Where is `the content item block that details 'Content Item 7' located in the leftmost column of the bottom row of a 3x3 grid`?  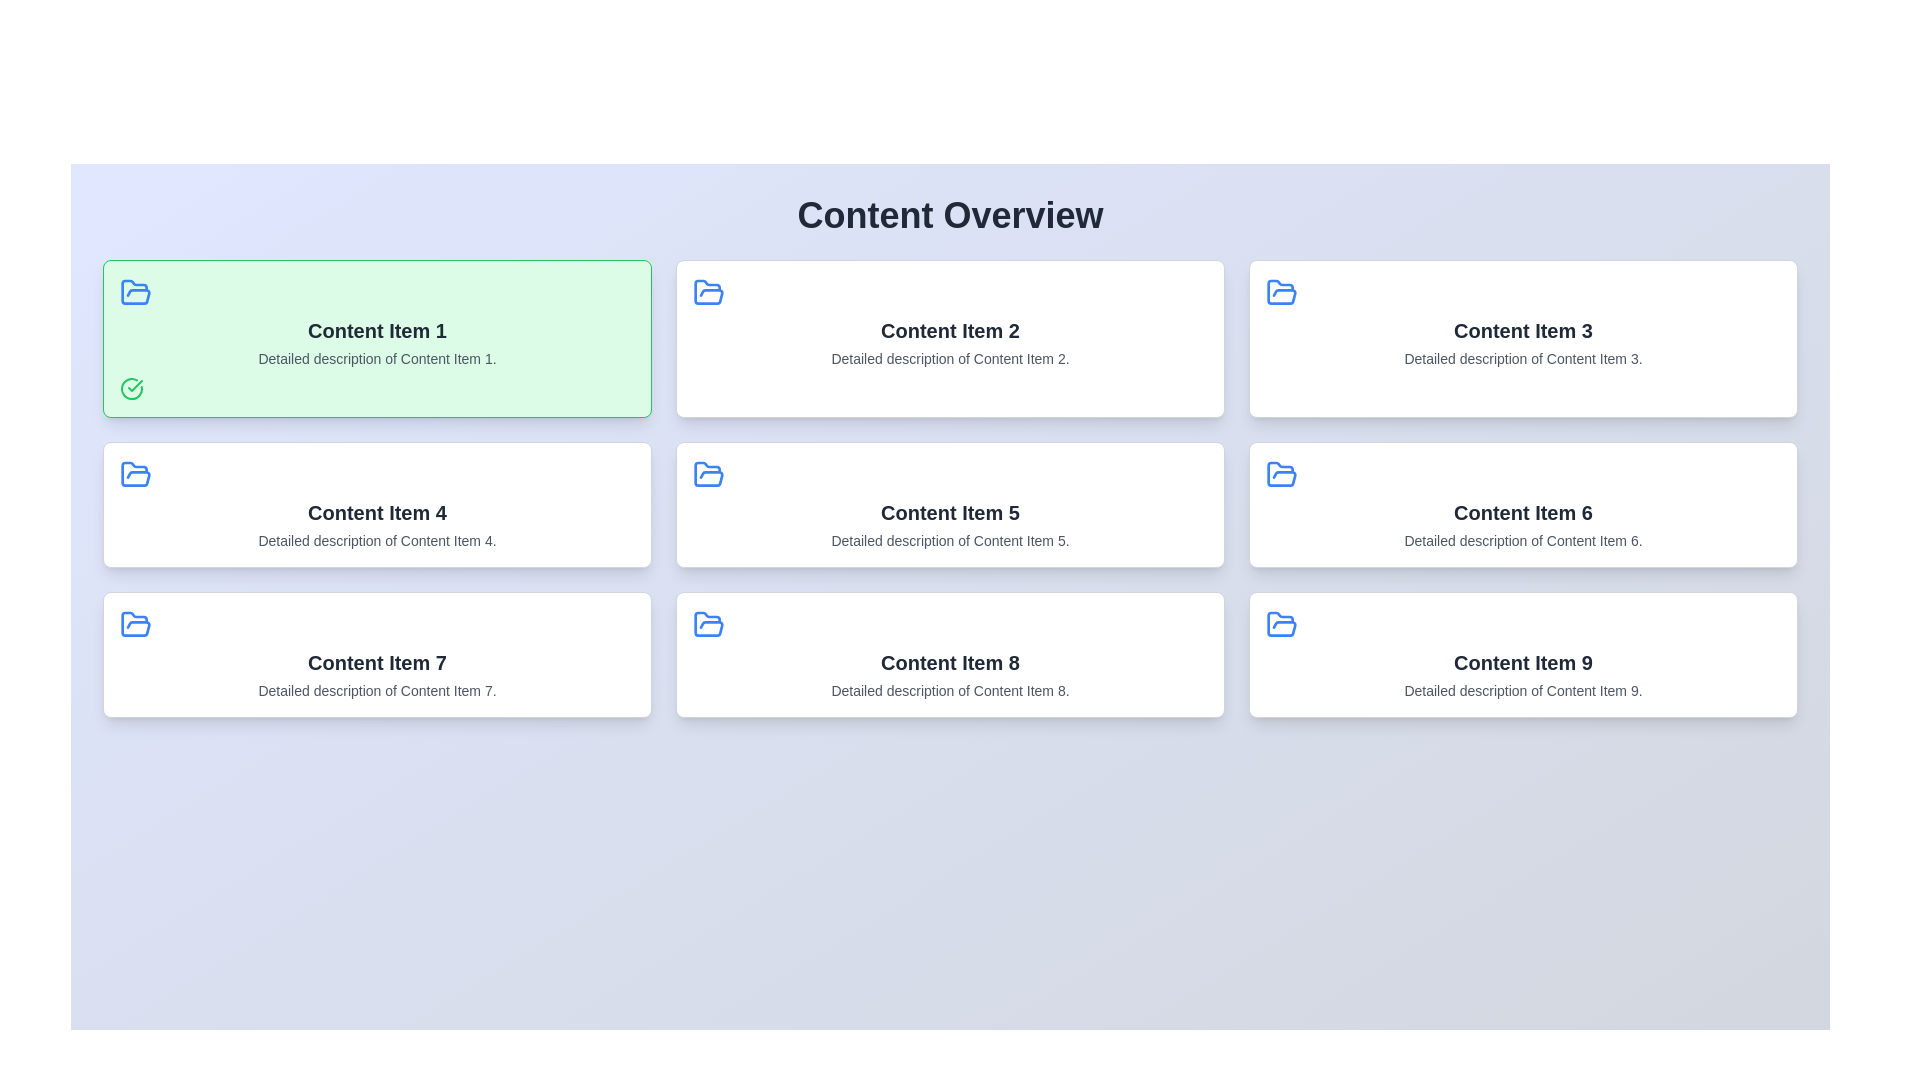 the content item block that details 'Content Item 7' located in the leftmost column of the bottom row of a 3x3 grid is located at coordinates (377, 655).